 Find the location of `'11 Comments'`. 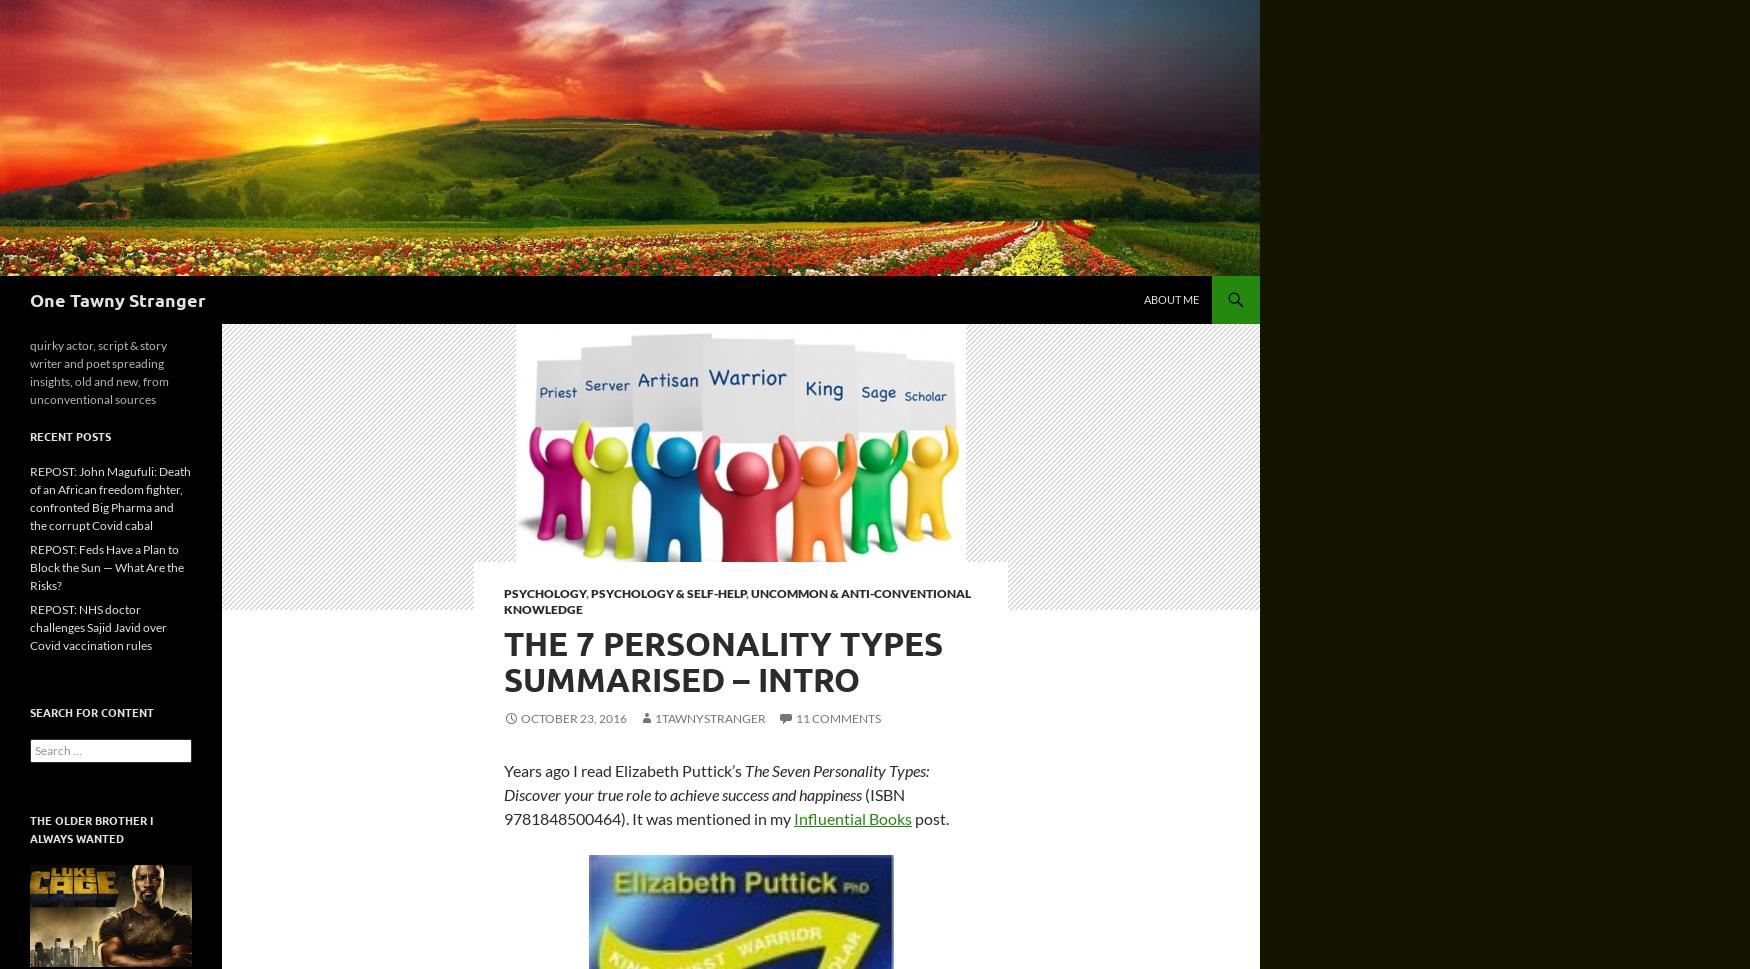

'11 Comments' is located at coordinates (795, 718).